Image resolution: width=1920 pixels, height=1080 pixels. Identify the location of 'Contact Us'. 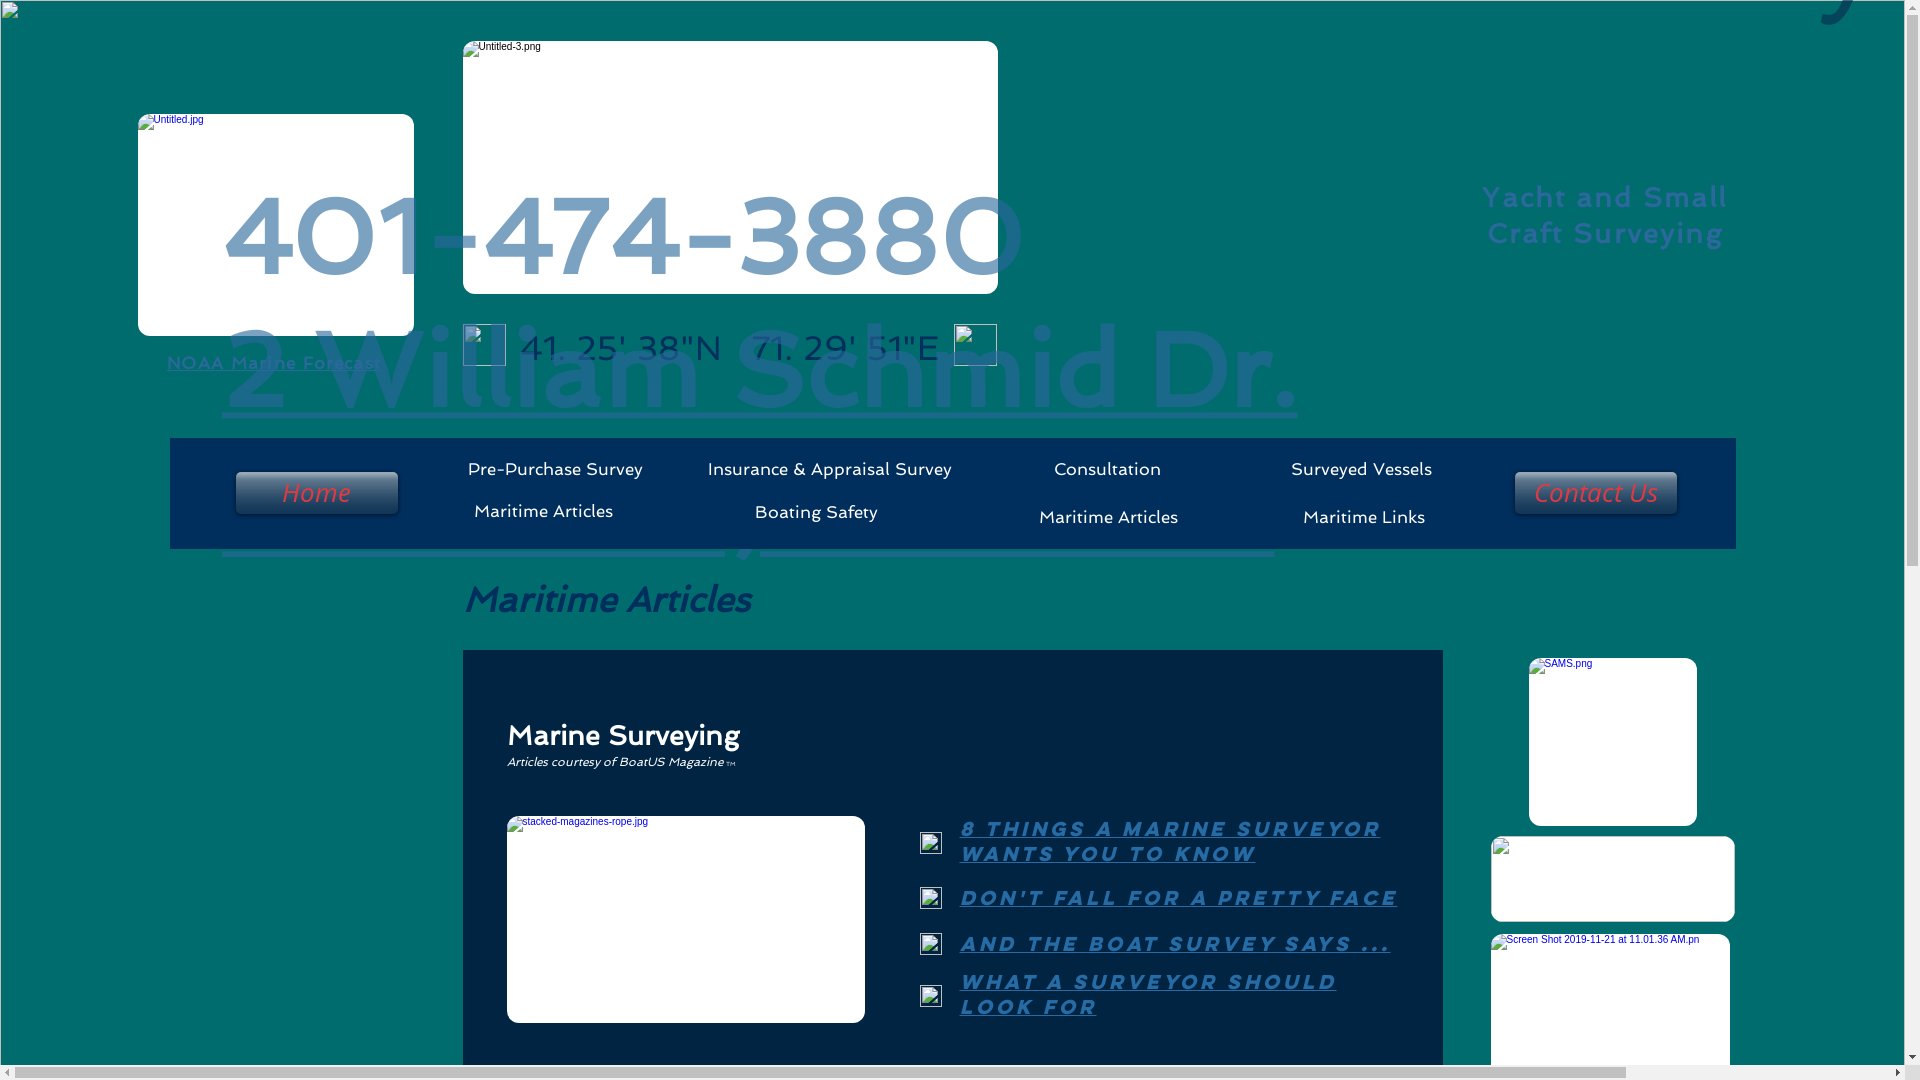
(1511, 493).